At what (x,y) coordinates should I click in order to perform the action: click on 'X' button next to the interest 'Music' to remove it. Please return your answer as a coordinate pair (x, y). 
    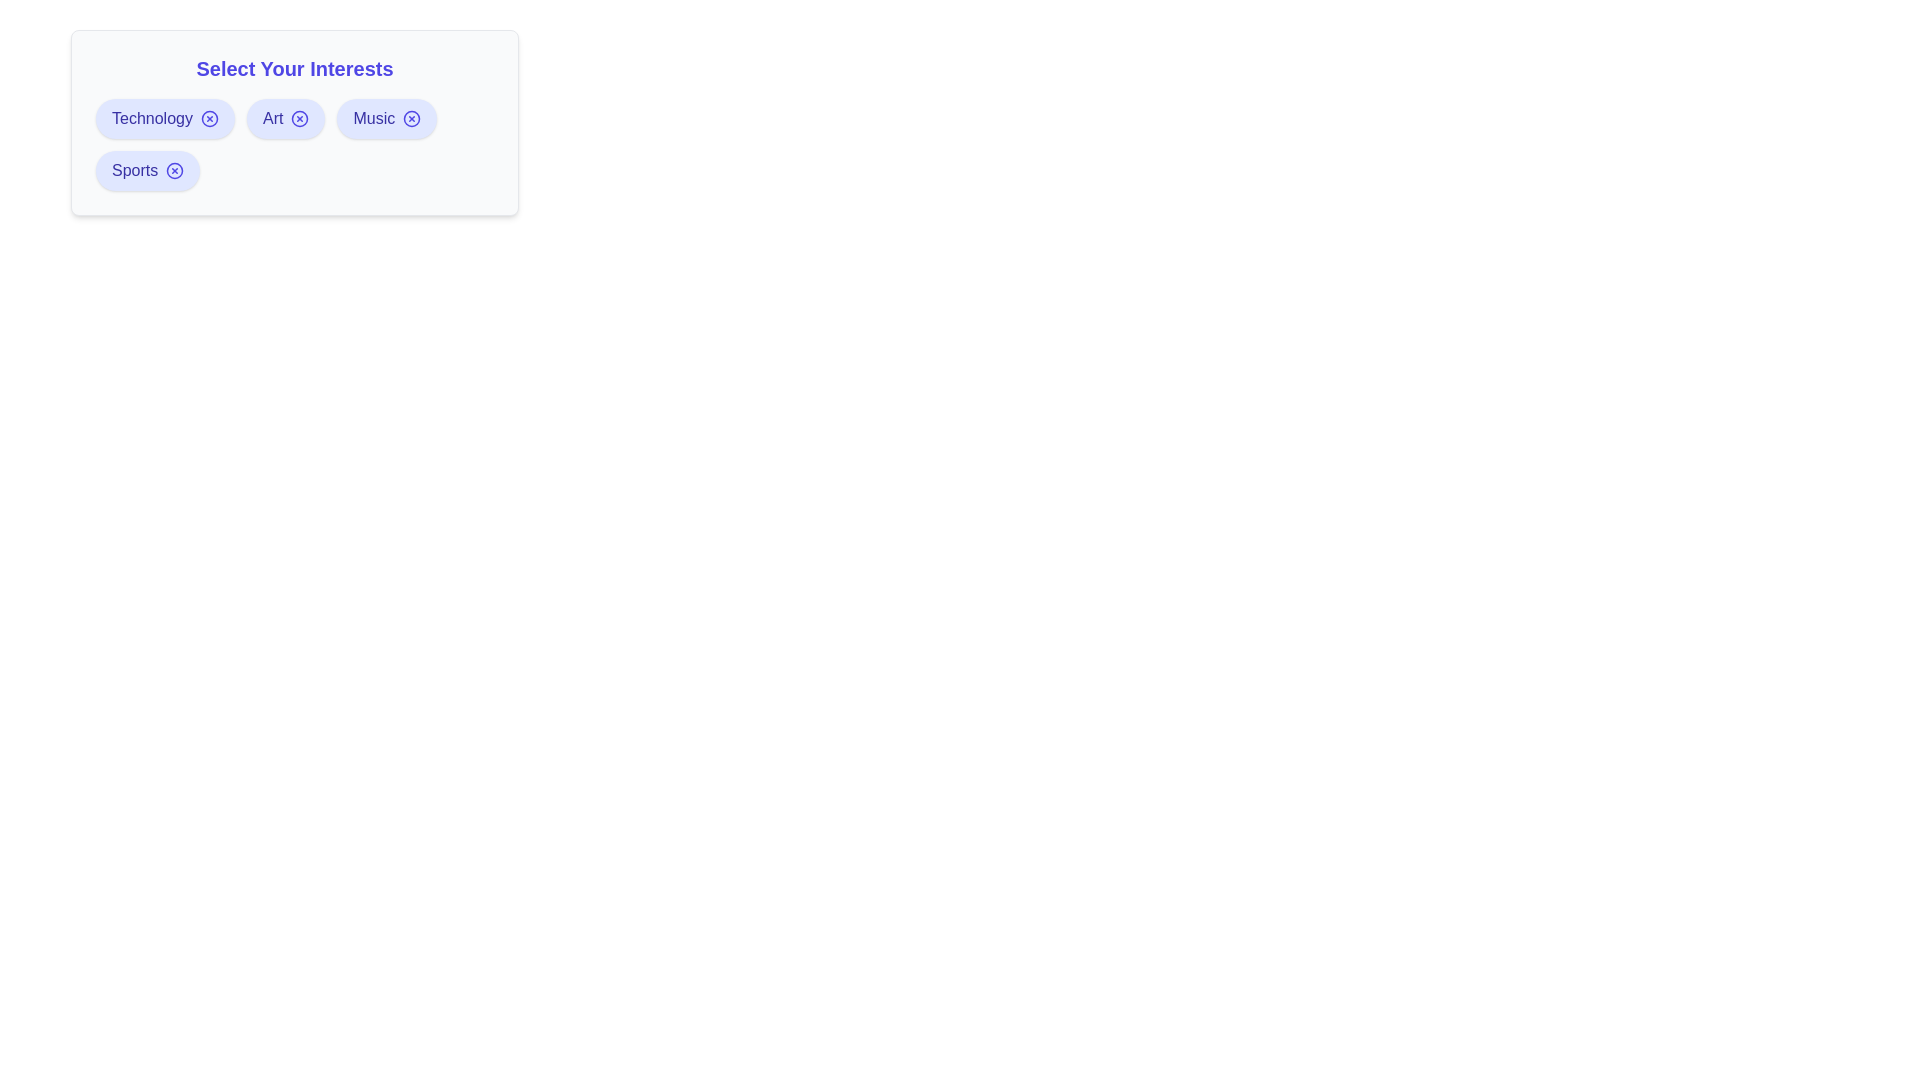
    Looking at the image, I should click on (411, 119).